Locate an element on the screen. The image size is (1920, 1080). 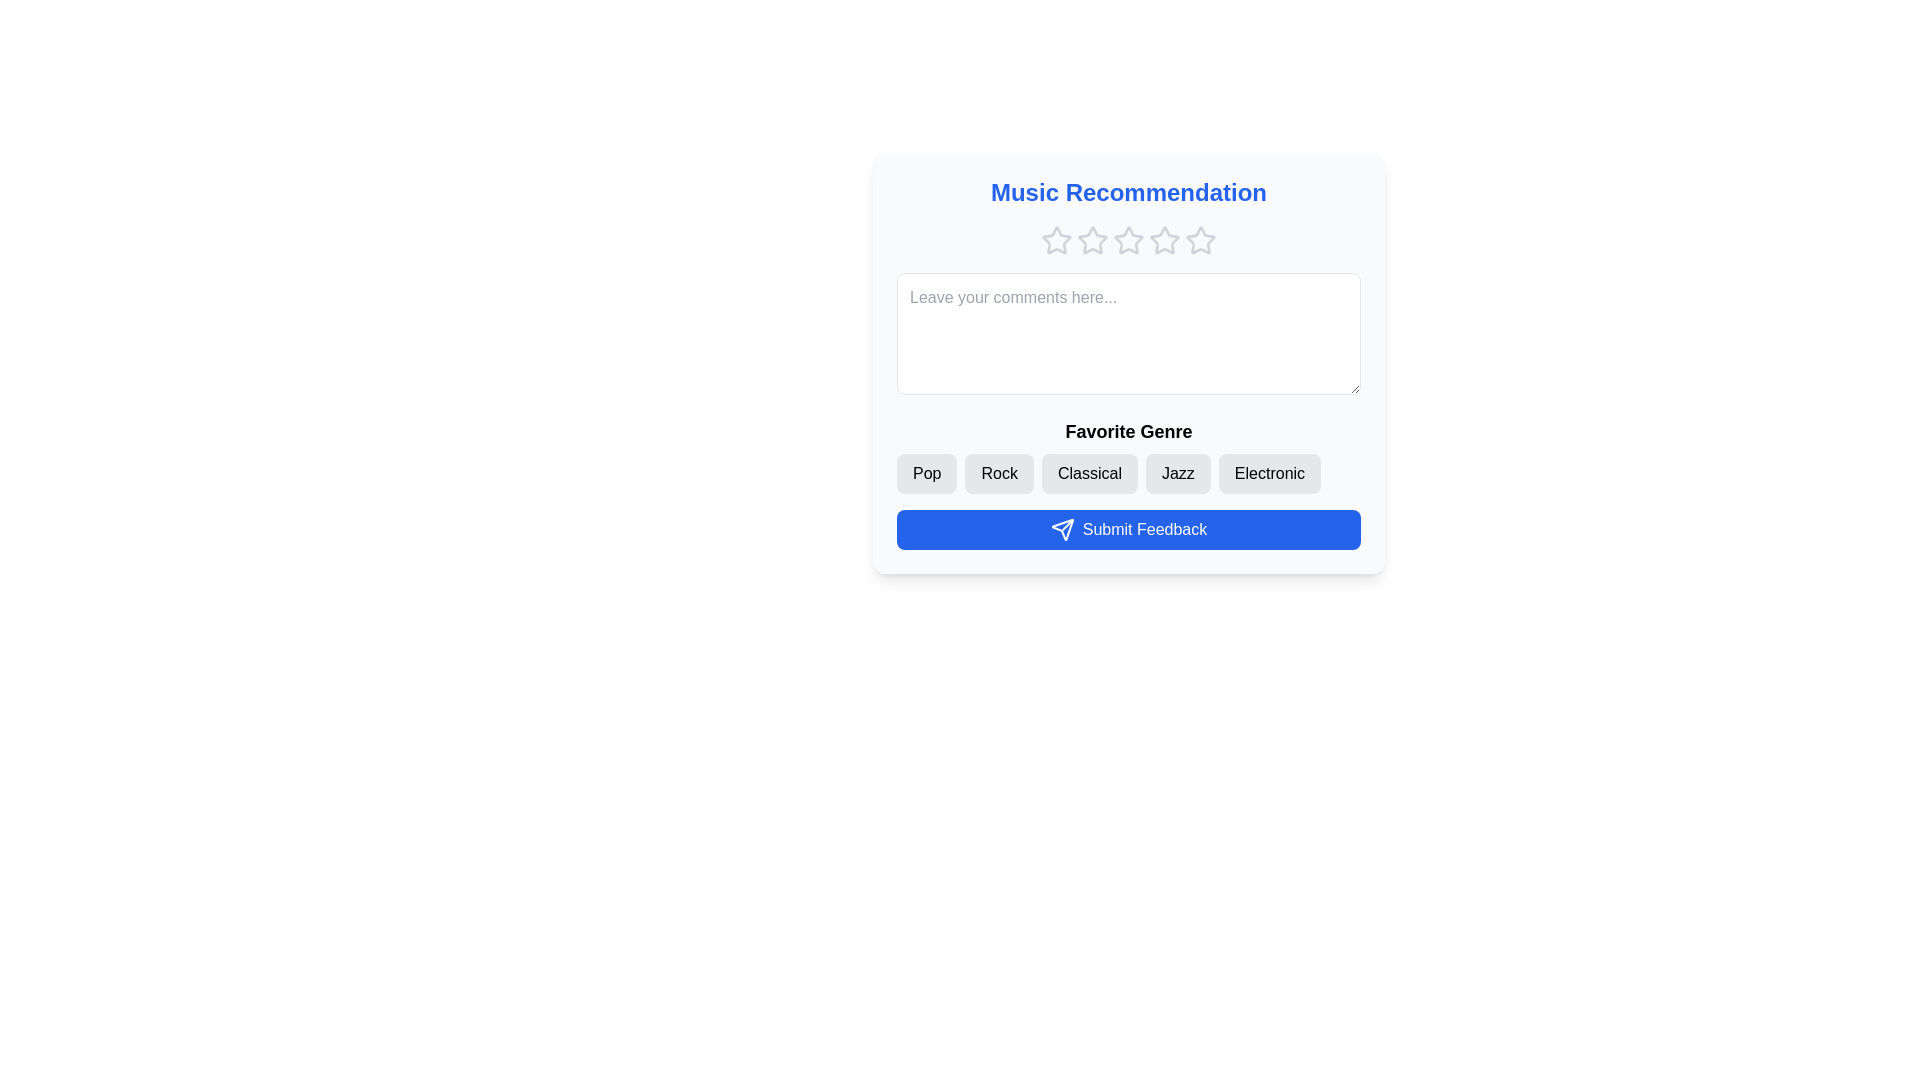
the 'Jazz' button located in the fourth position under the 'Favorite Genre' heading is located at coordinates (1178, 474).